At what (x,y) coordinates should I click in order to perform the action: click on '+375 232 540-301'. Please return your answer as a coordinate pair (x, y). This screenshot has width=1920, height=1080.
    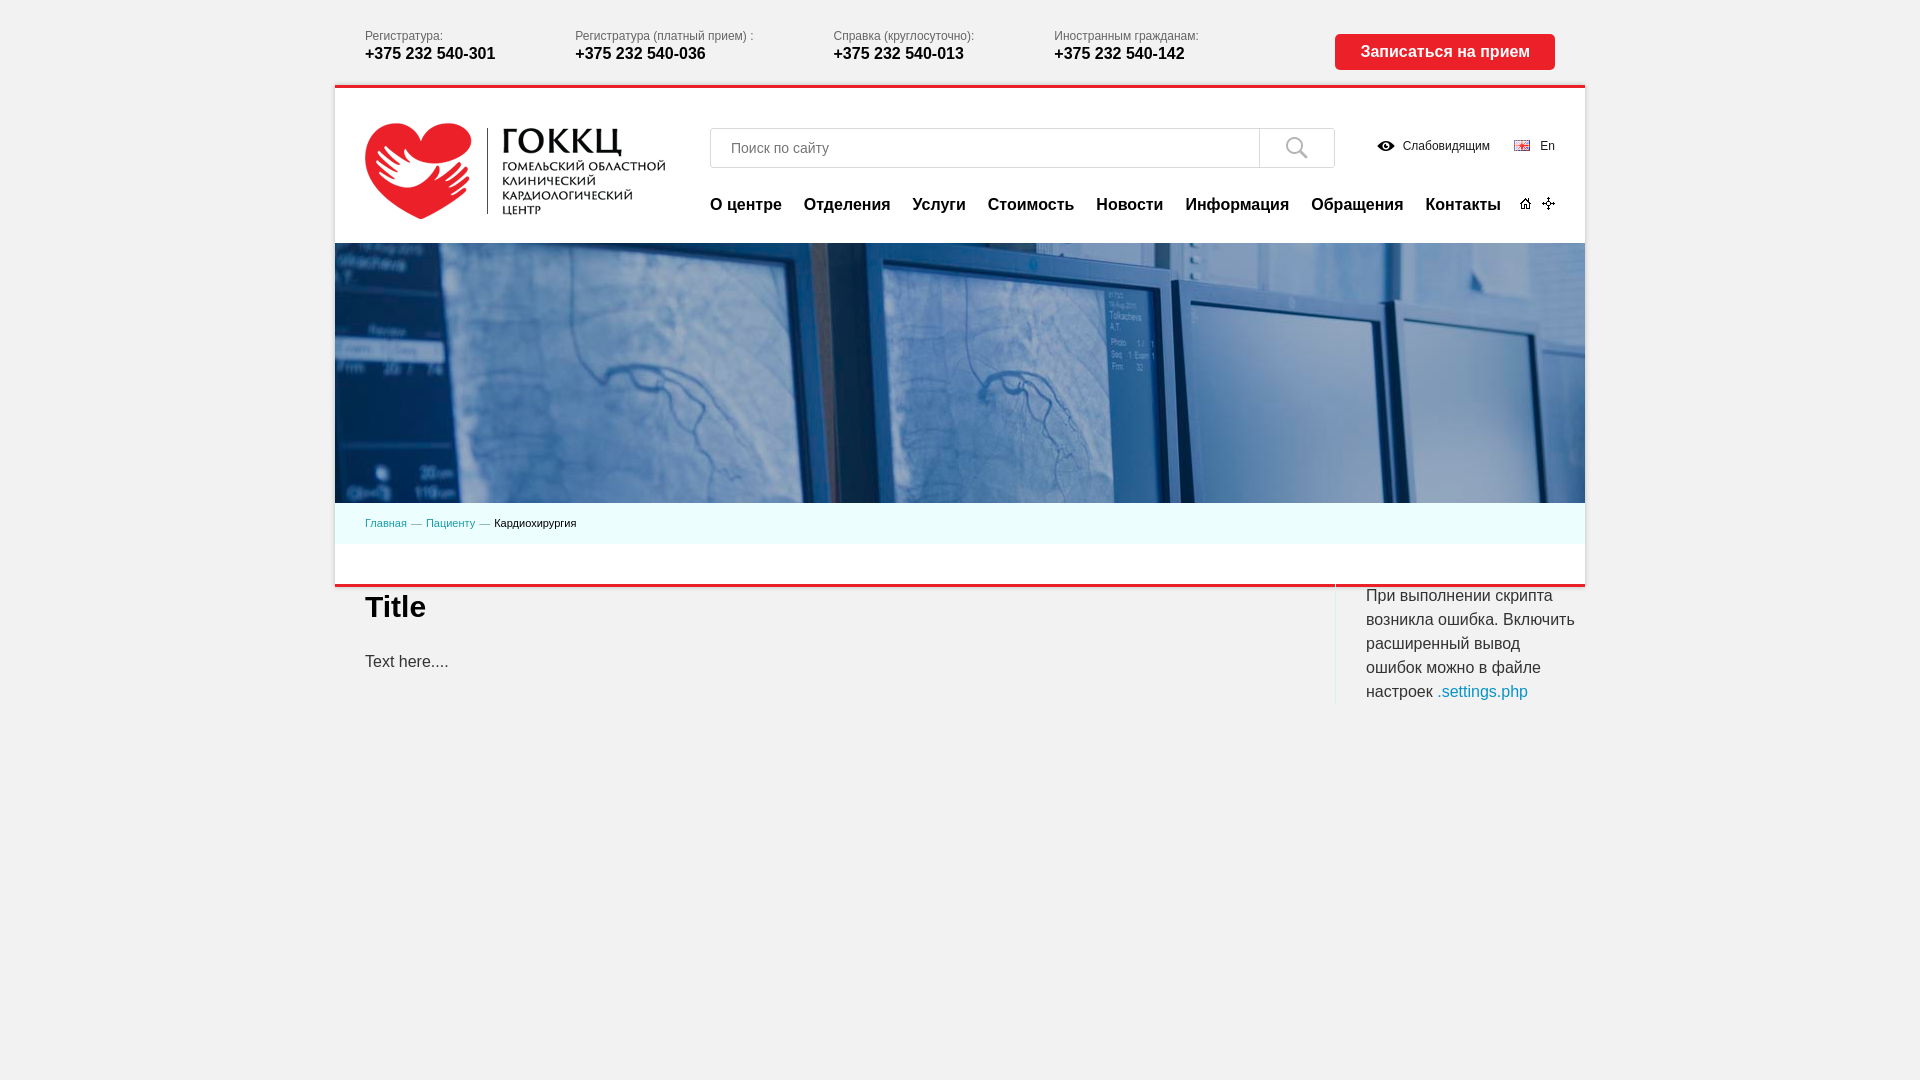
    Looking at the image, I should click on (429, 52).